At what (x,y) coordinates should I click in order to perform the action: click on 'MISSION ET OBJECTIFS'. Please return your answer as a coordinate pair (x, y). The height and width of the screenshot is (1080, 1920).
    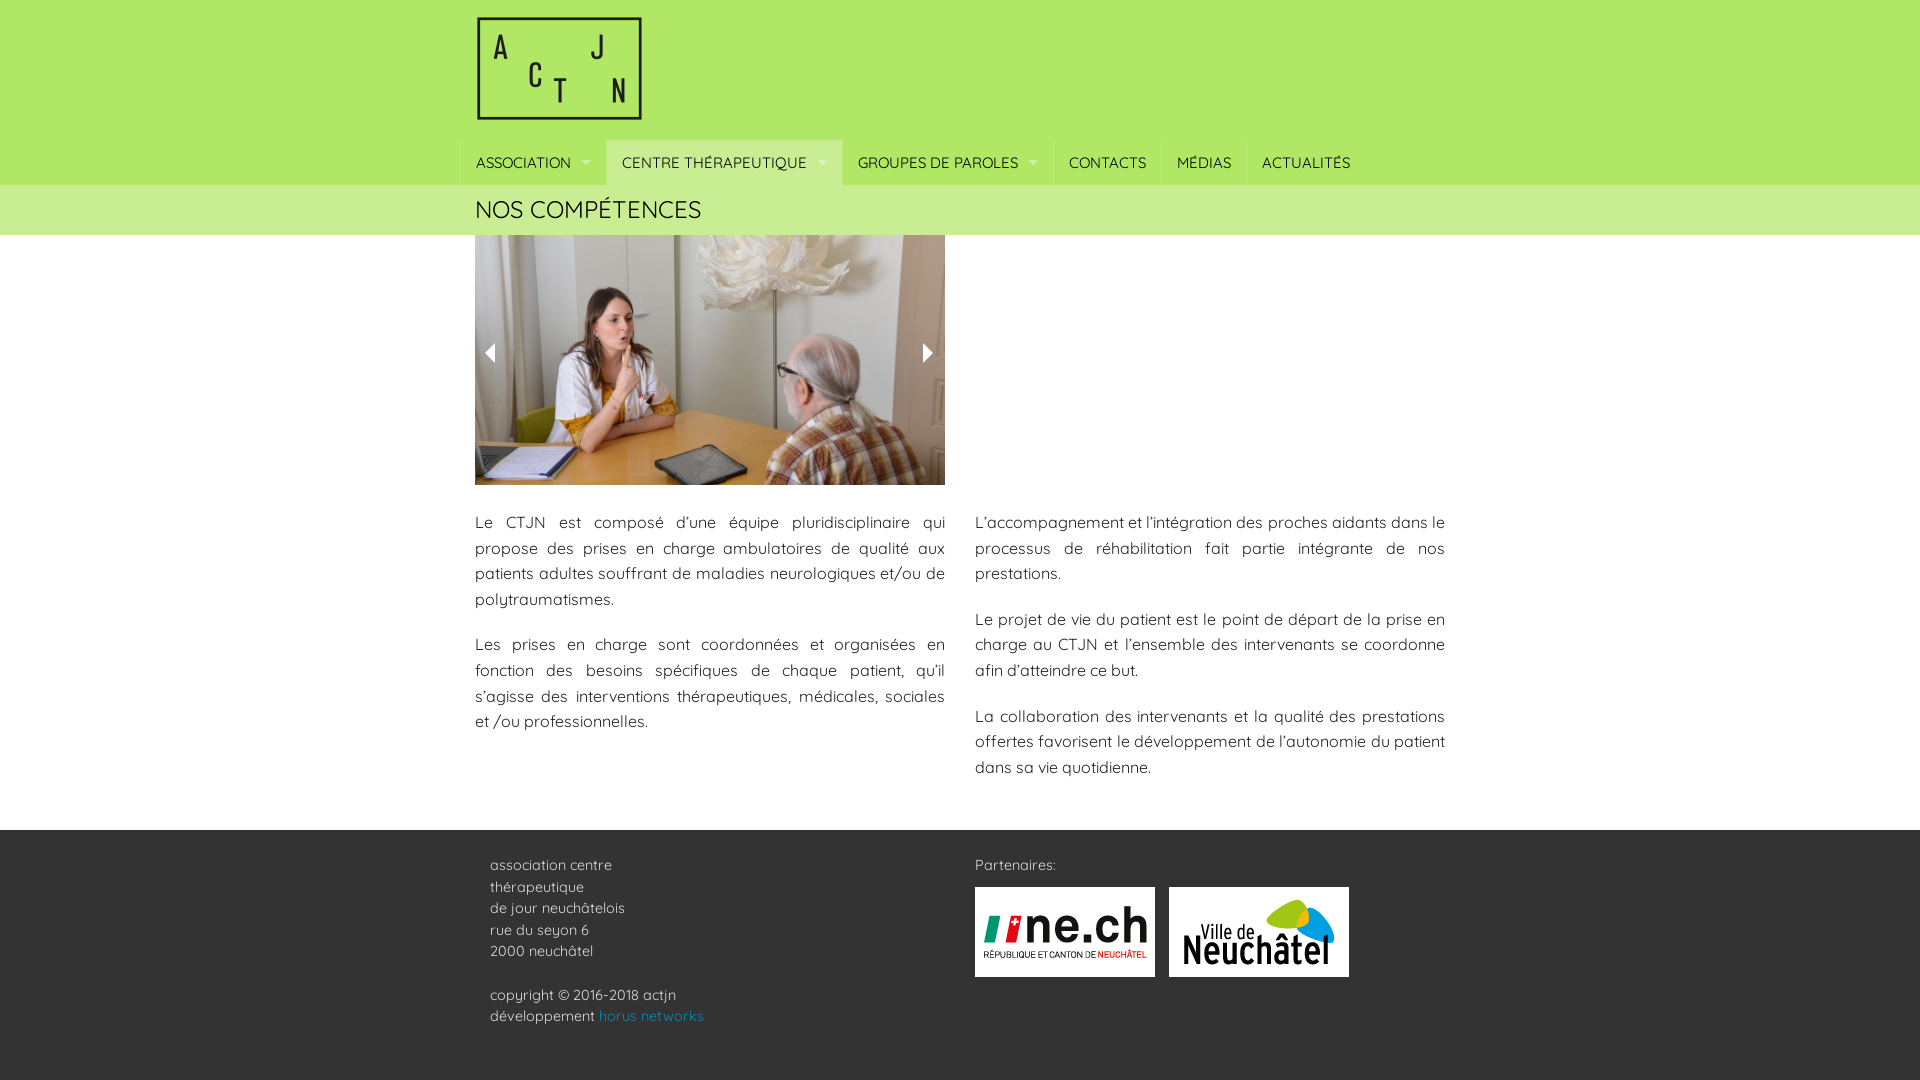
    Looking at the image, I should click on (605, 207).